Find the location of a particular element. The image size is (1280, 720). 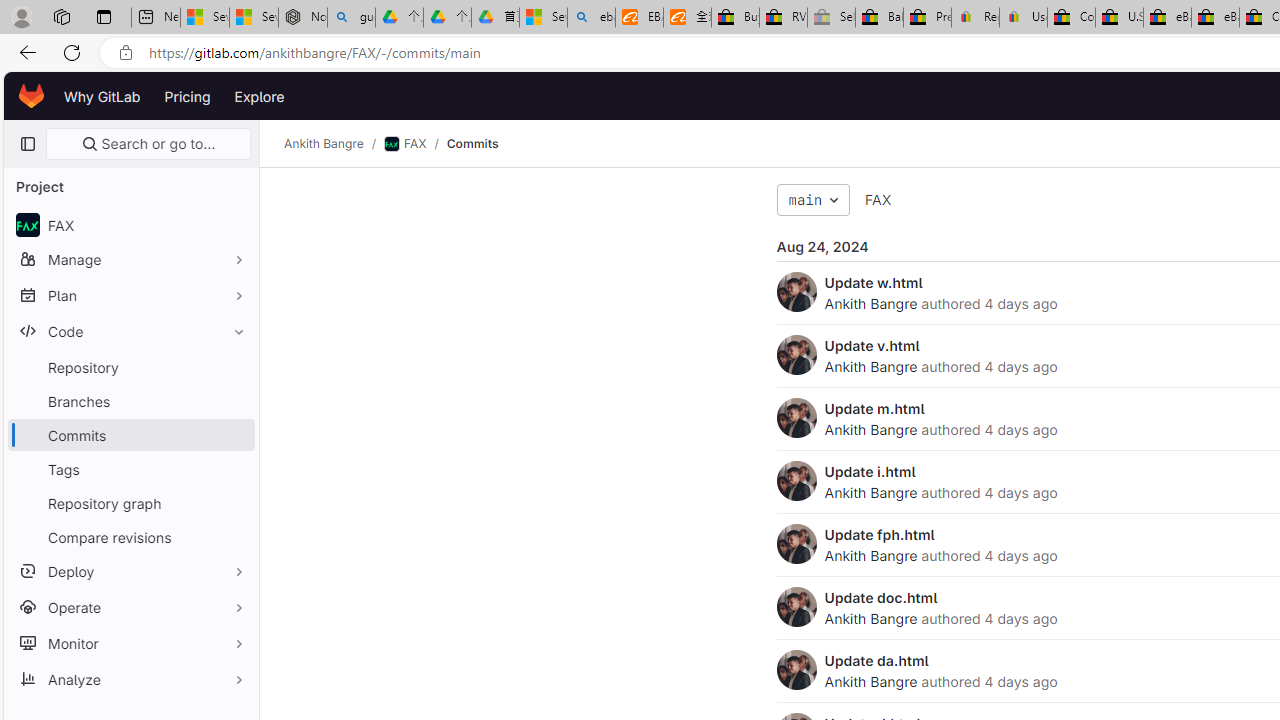

'FAX/' is located at coordinates (413, 143).